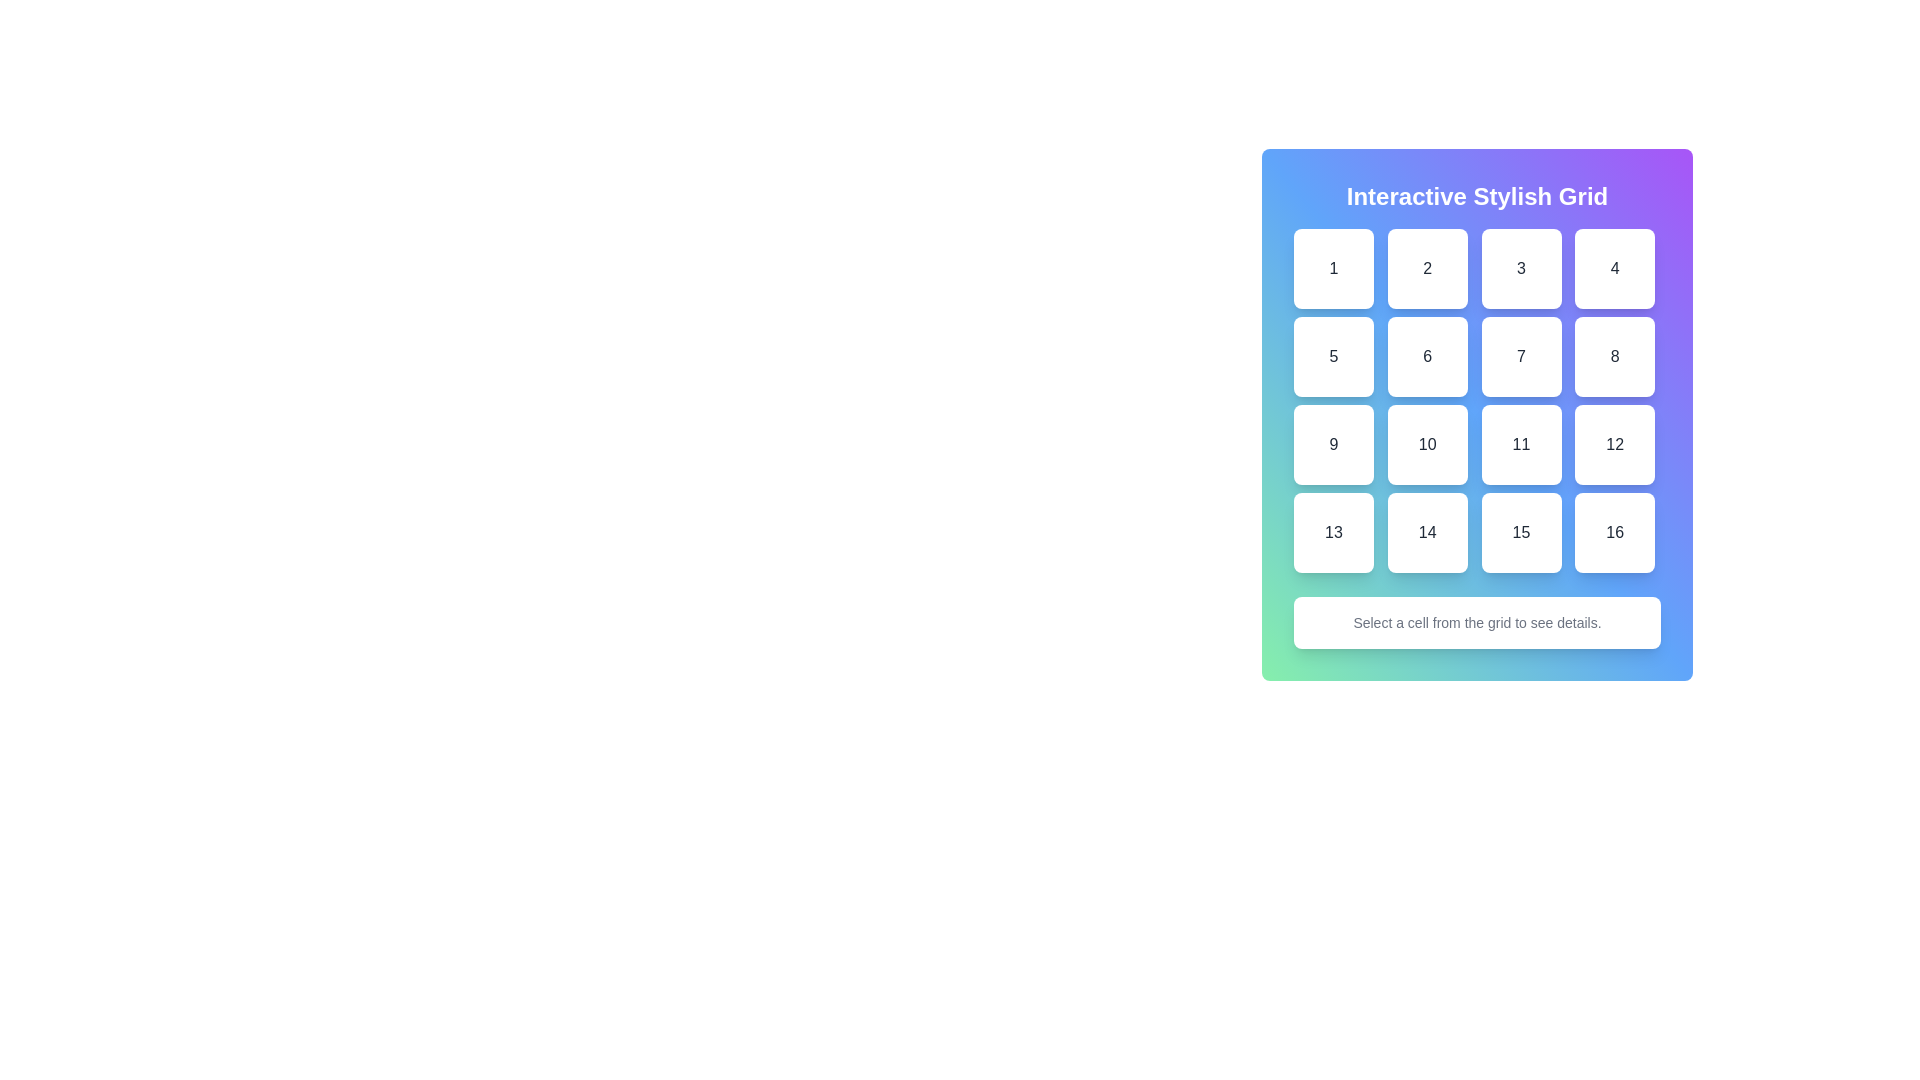  Describe the element at coordinates (1477, 401) in the screenshot. I see `a cell` at that location.